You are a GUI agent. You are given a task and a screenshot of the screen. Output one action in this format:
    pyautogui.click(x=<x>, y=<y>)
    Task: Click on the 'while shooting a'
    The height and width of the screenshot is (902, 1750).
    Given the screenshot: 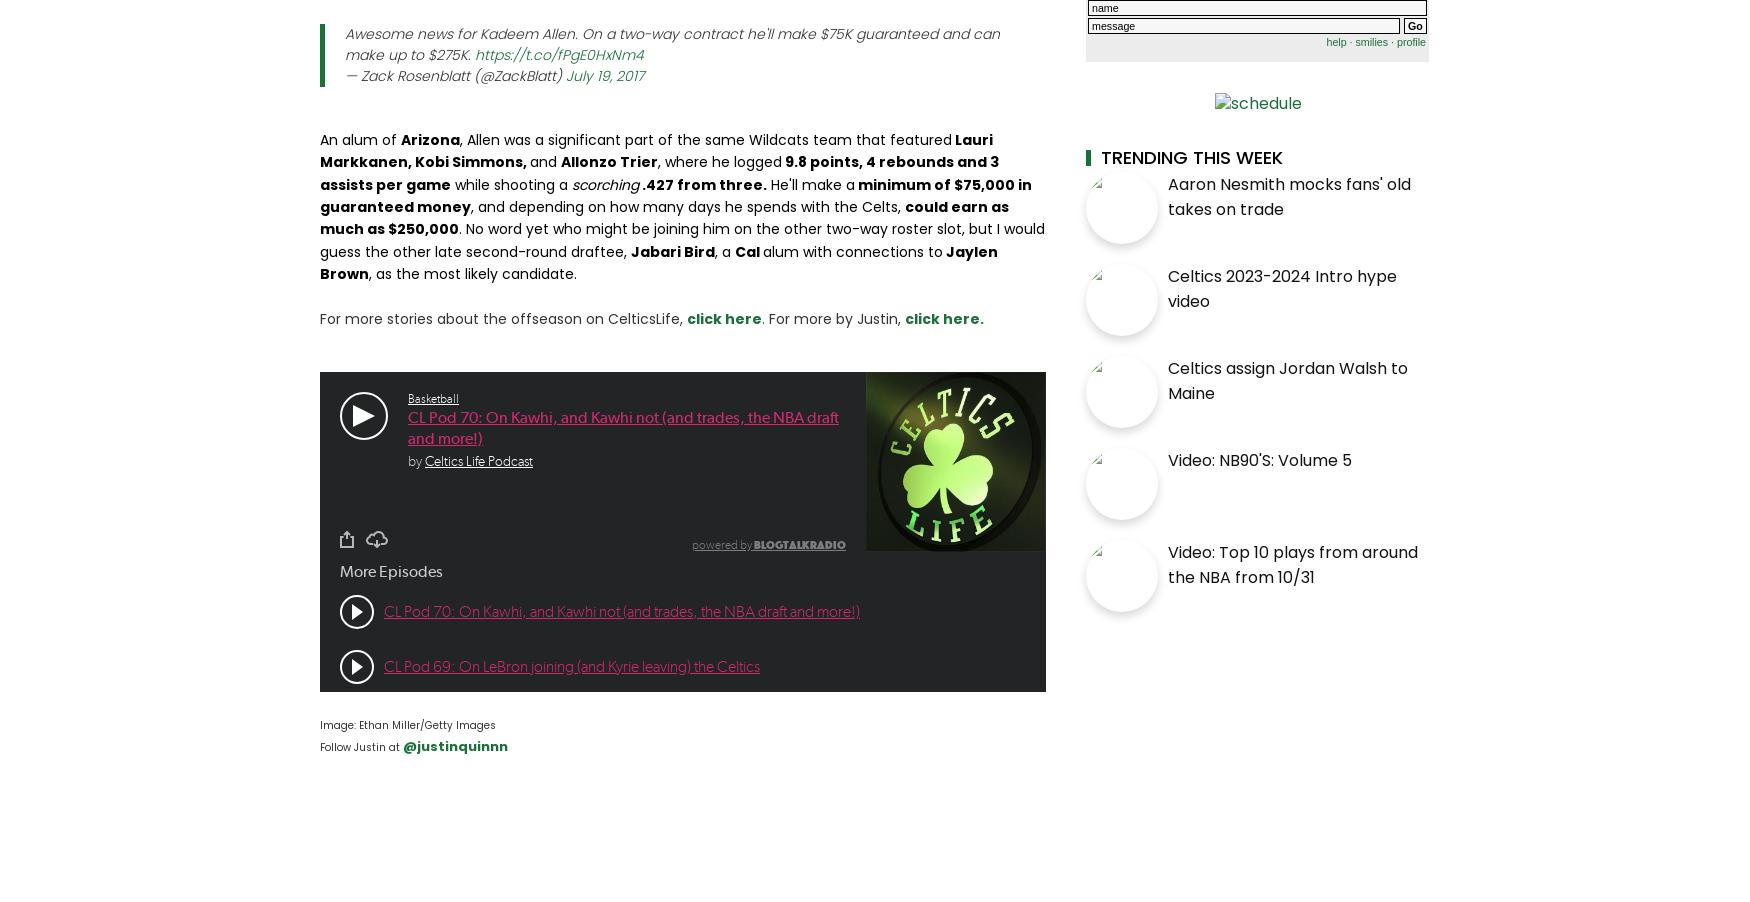 What is the action you would take?
    pyautogui.click(x=450, y=183)
    